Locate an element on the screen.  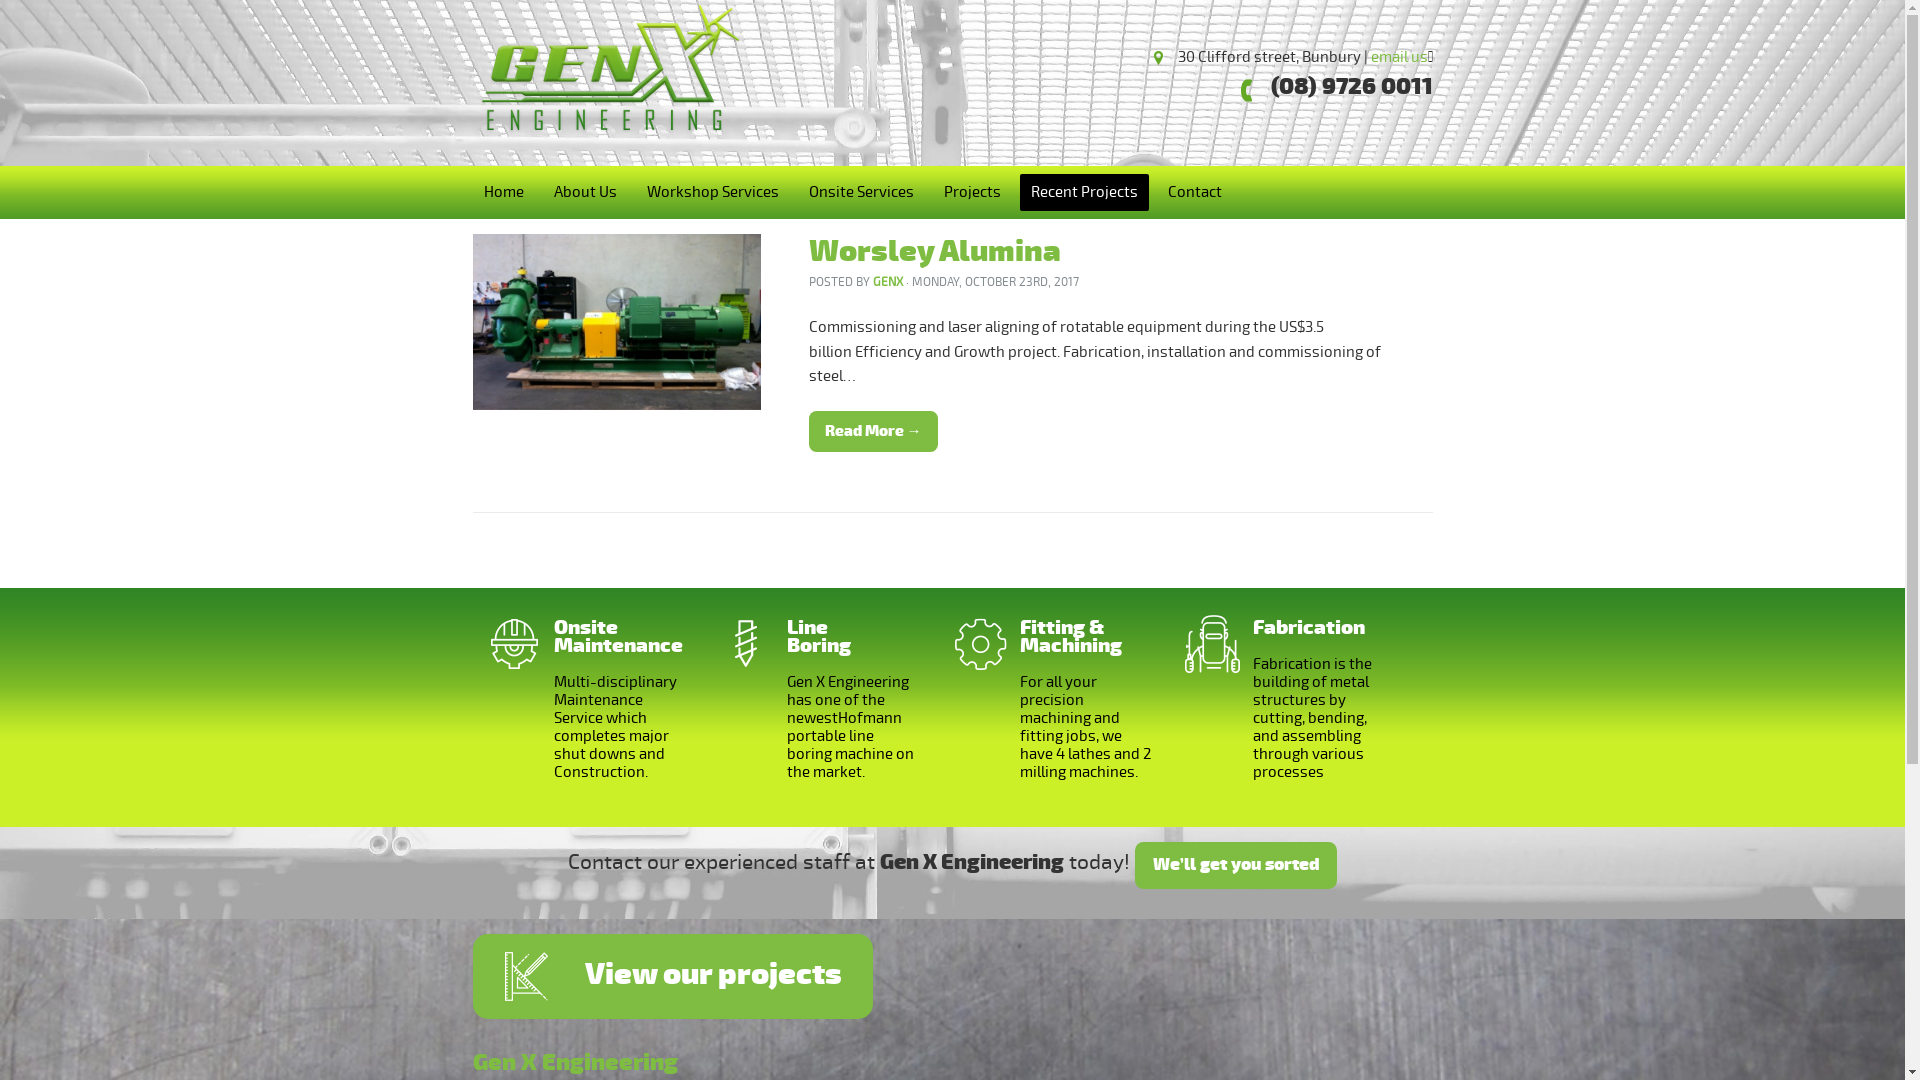
'Projects' is located at coordinates (971, 192).